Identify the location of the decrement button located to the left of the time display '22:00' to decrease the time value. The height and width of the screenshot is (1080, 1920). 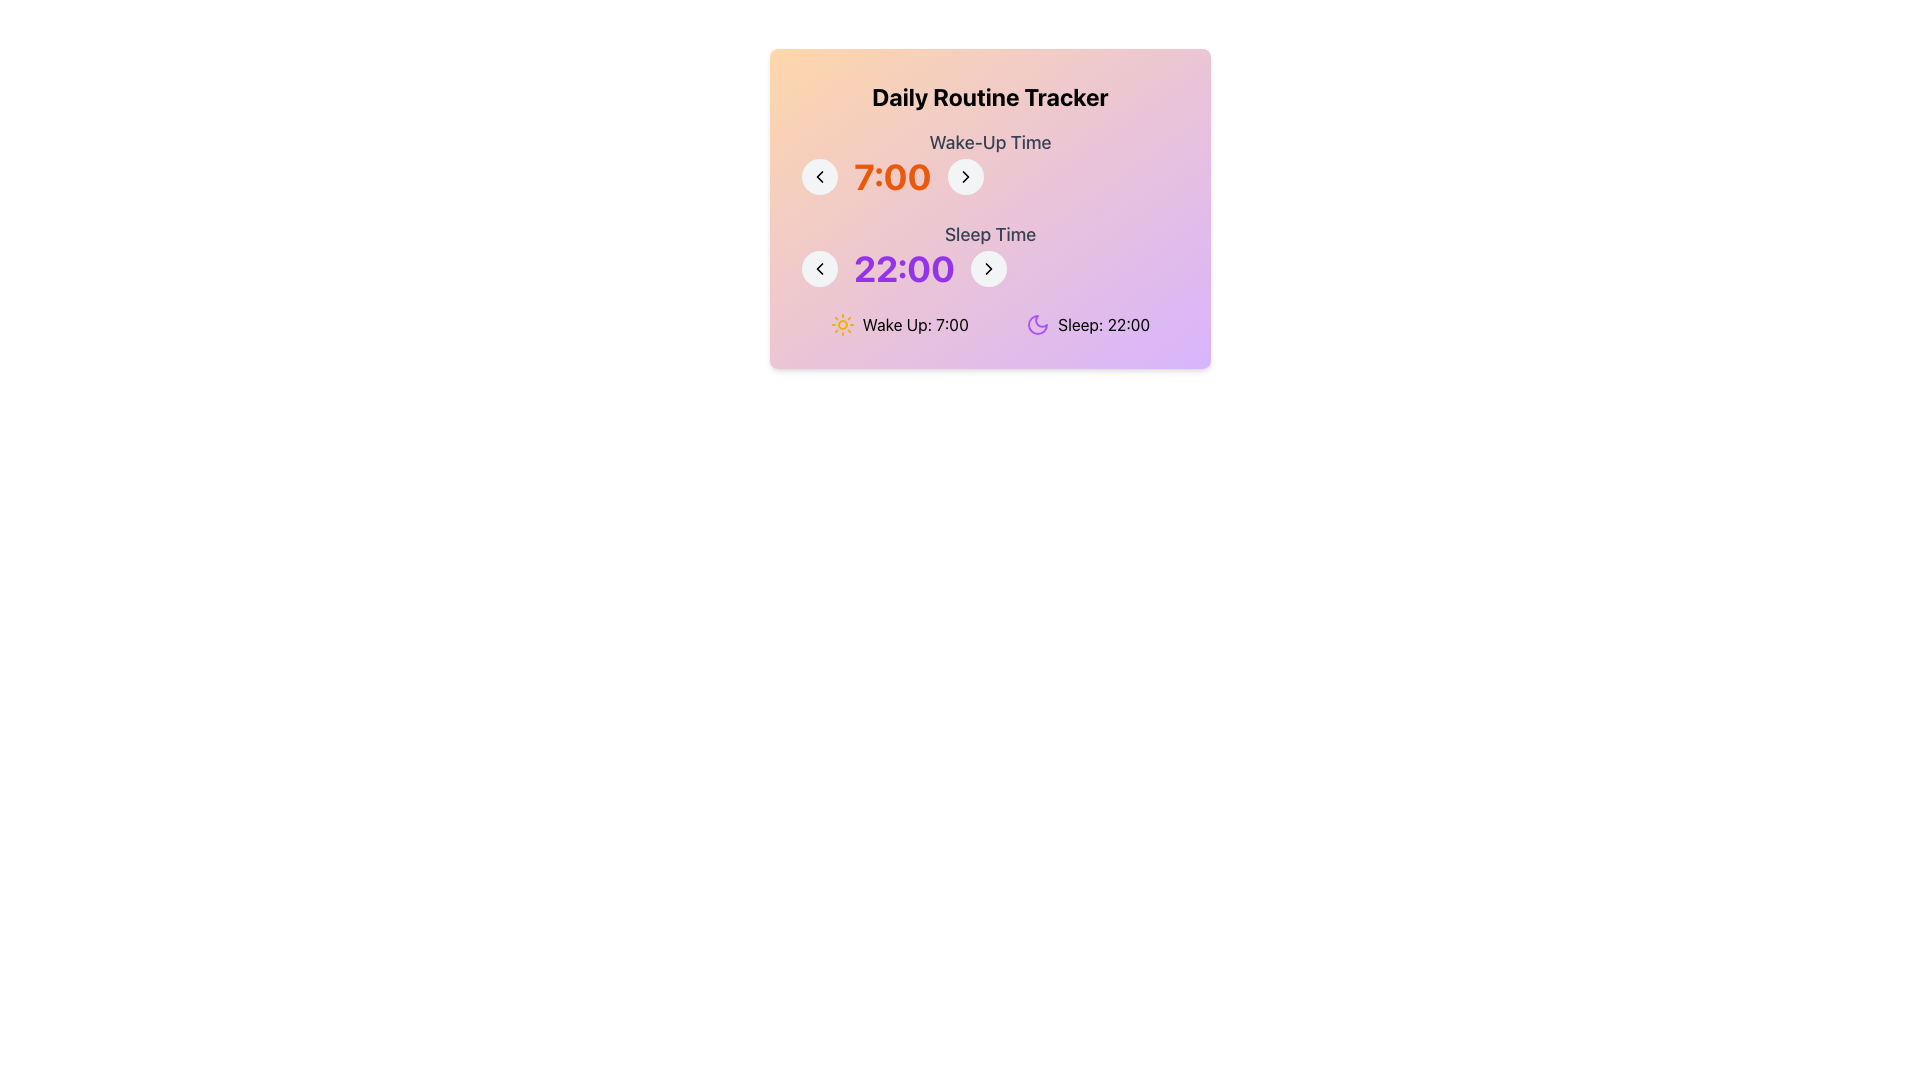
(820, 268).